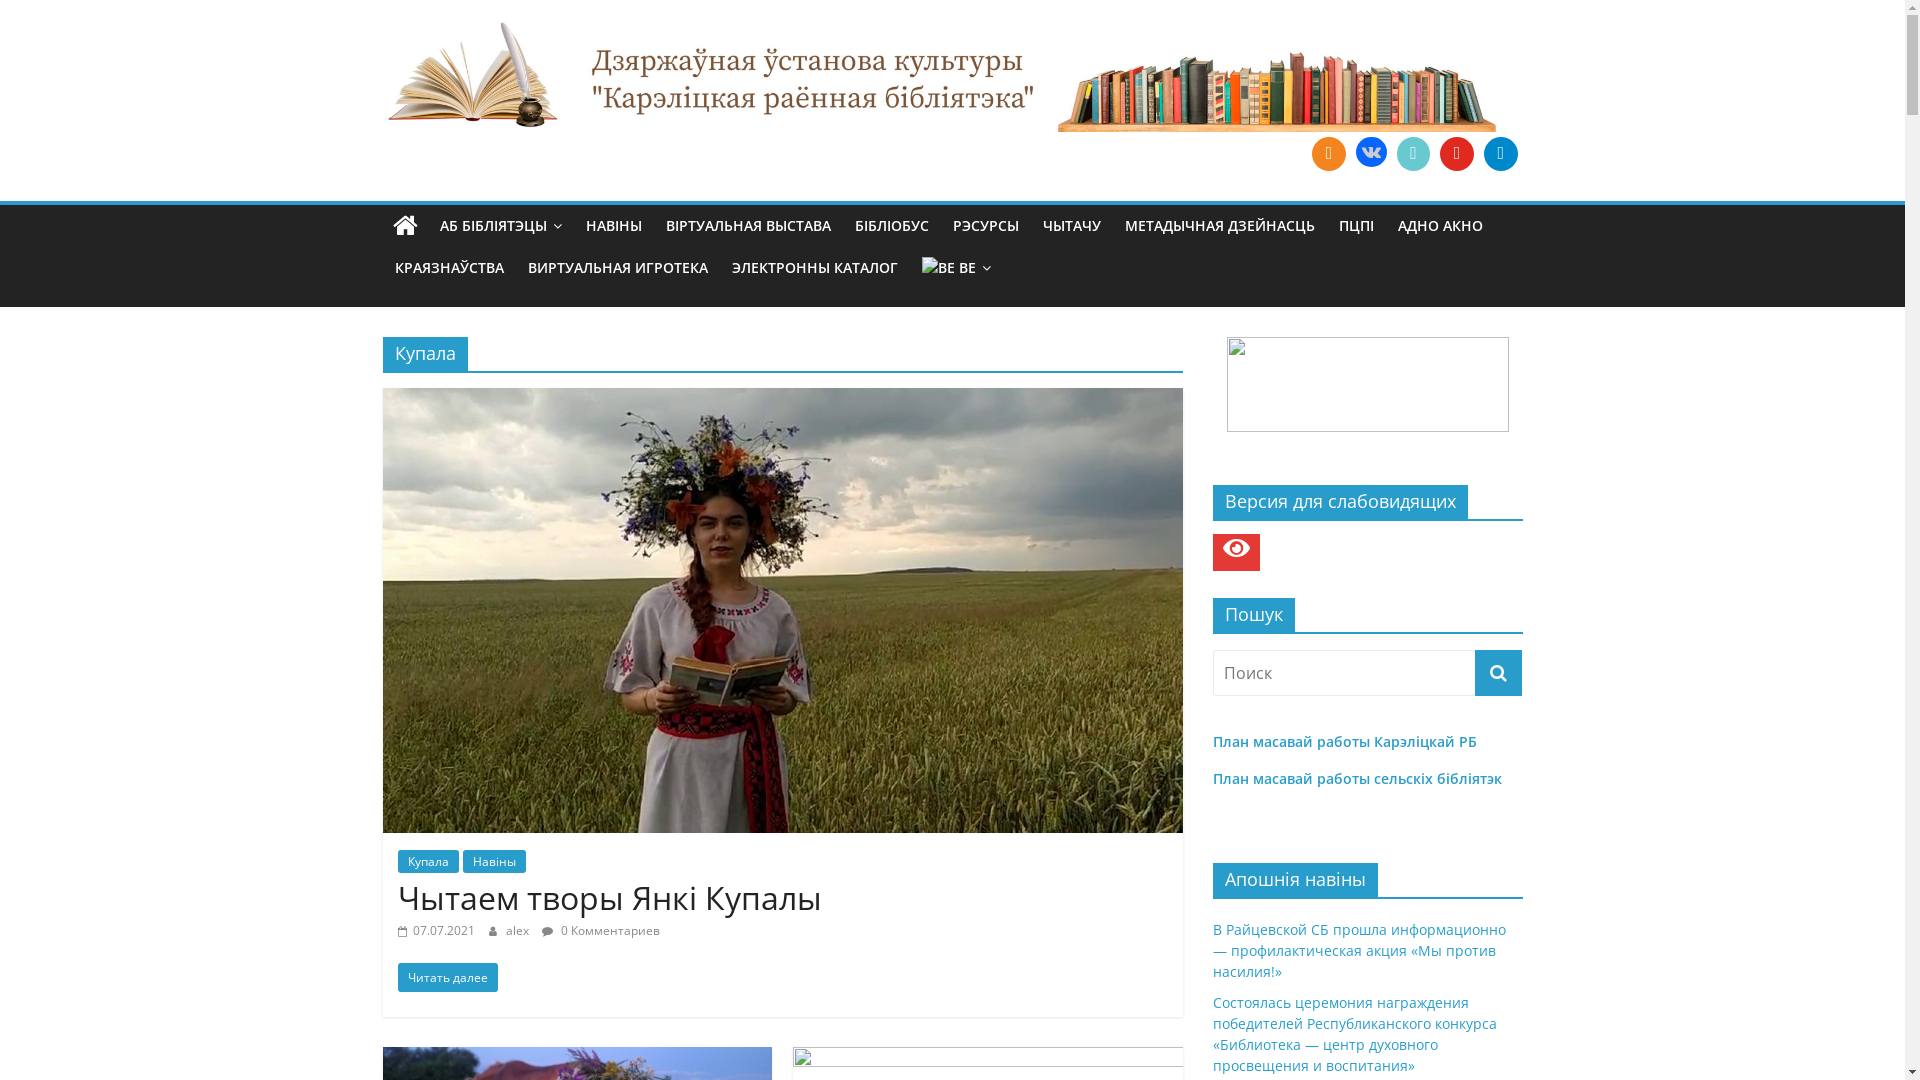  I want to click on 'Telegram', so click(1501, 153).